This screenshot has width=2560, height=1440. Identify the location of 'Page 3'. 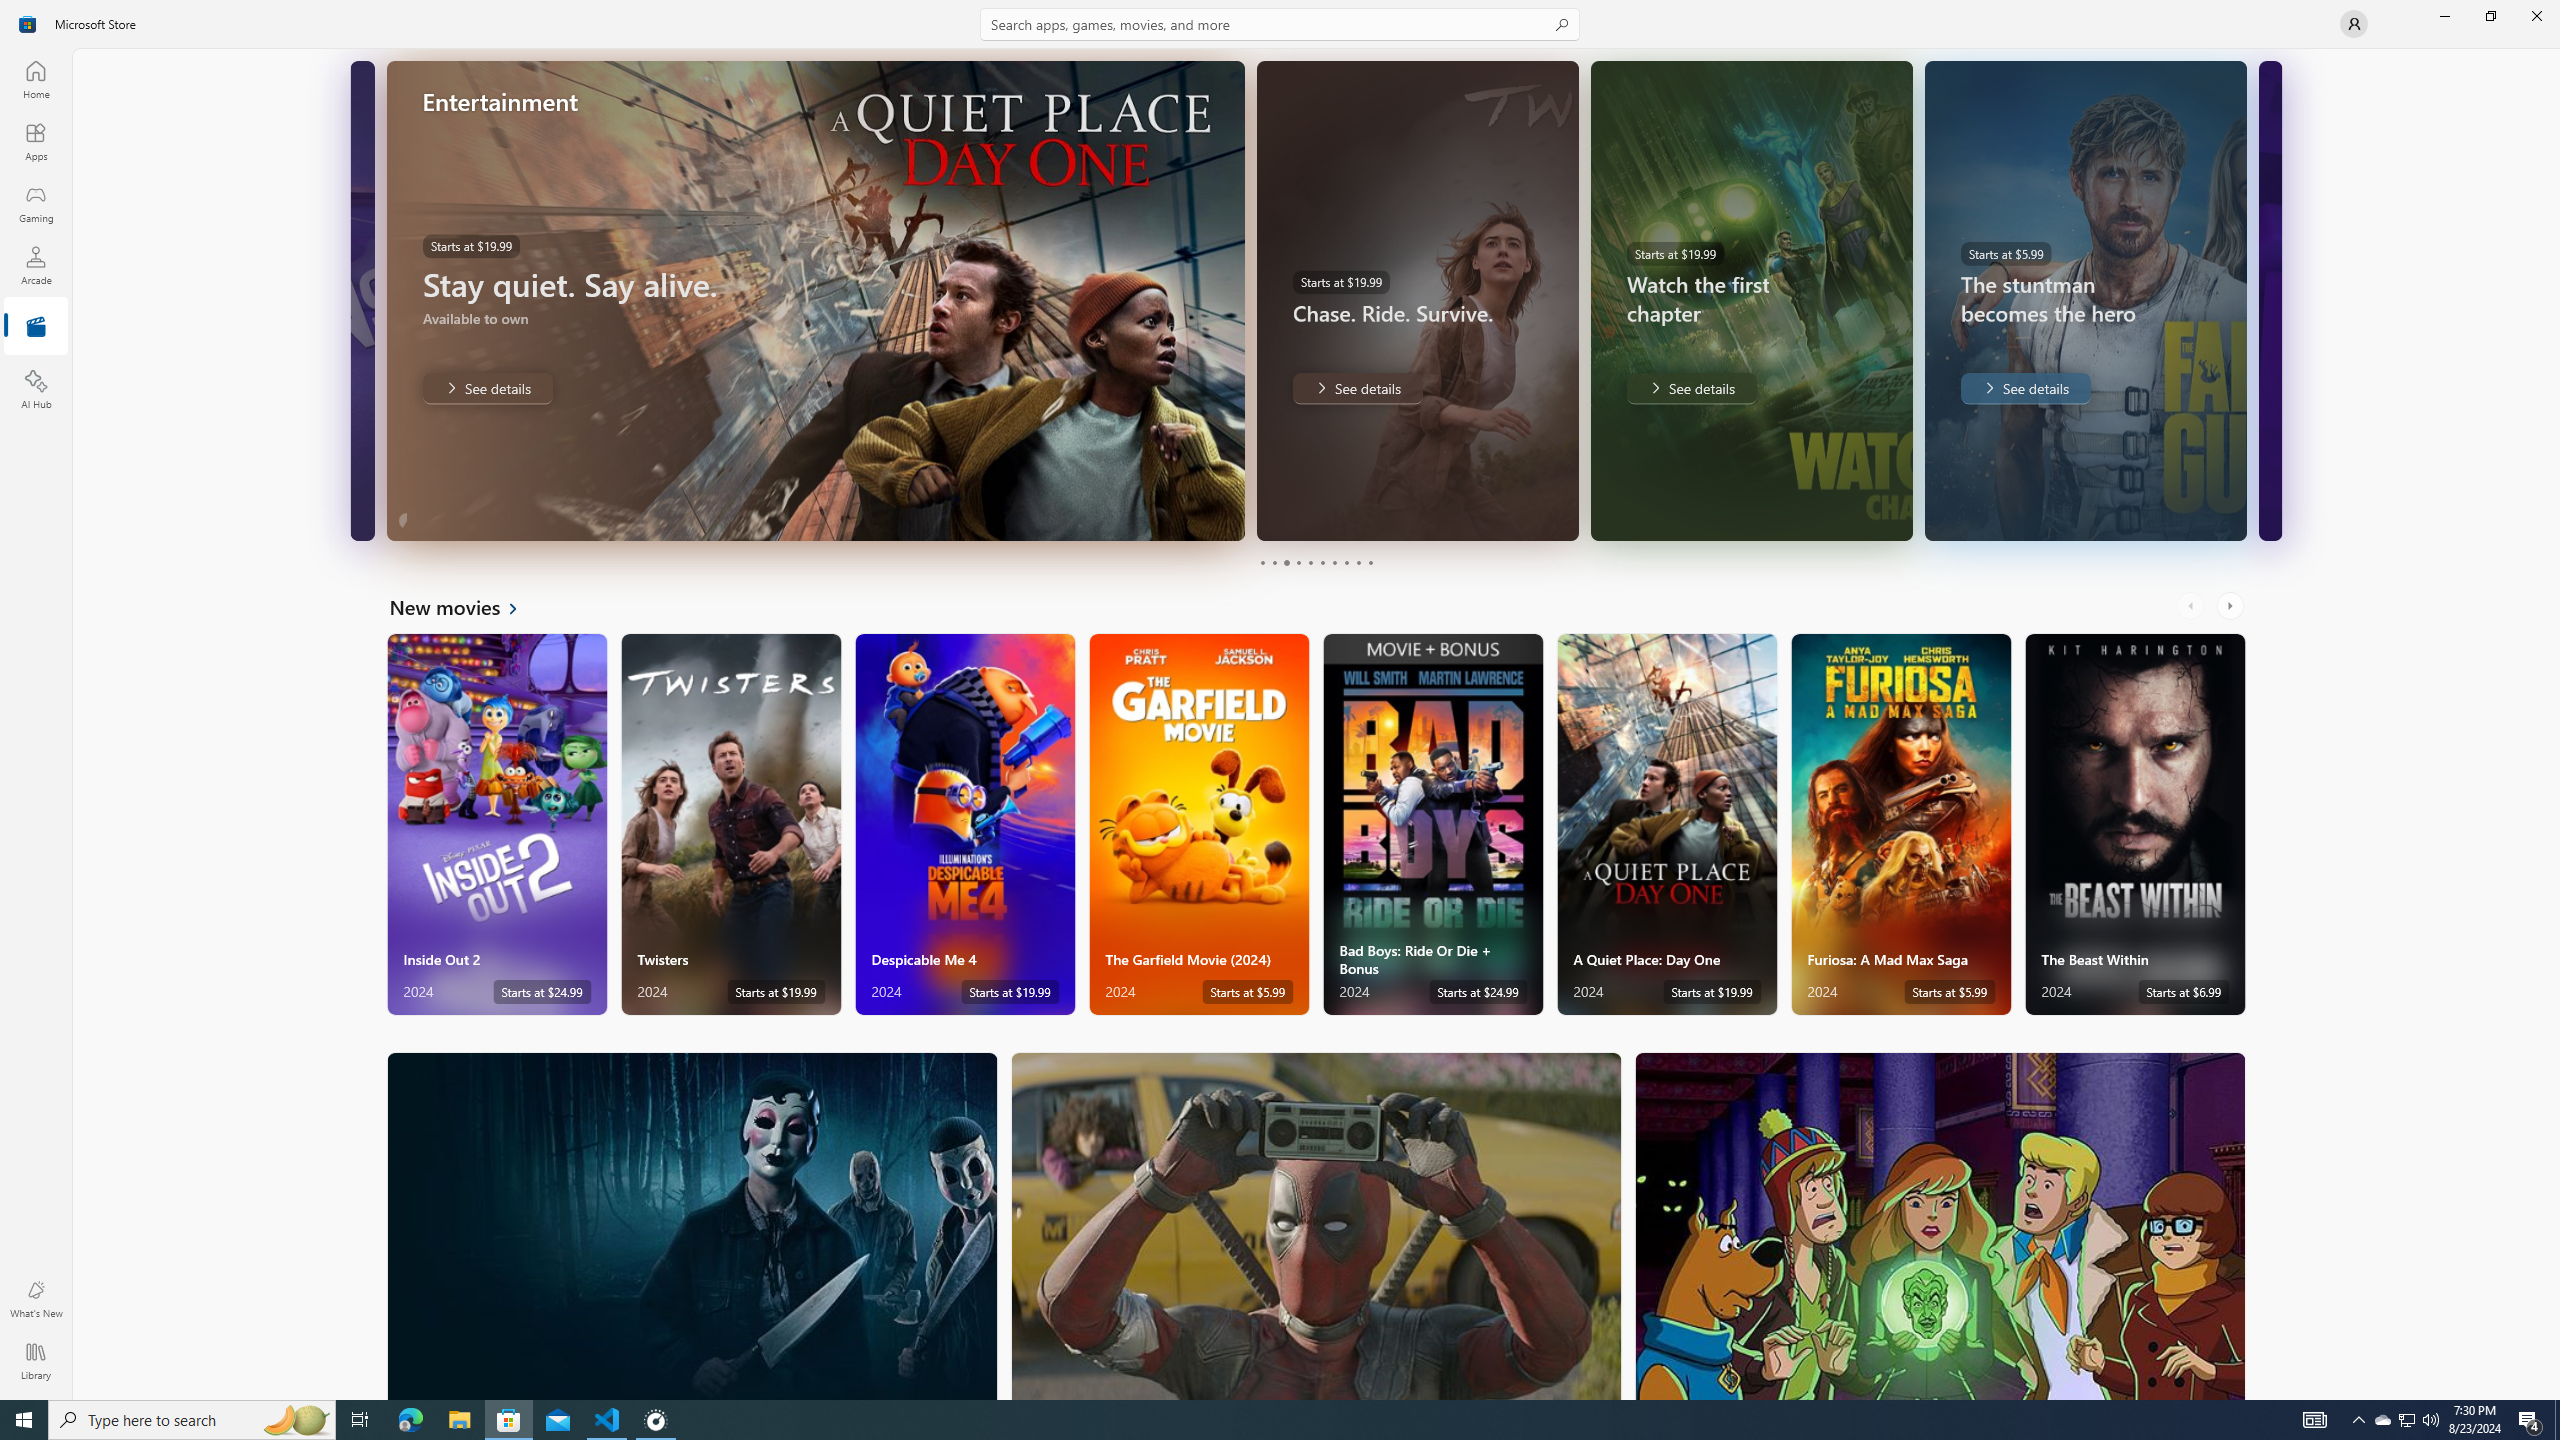
(1285, 562).